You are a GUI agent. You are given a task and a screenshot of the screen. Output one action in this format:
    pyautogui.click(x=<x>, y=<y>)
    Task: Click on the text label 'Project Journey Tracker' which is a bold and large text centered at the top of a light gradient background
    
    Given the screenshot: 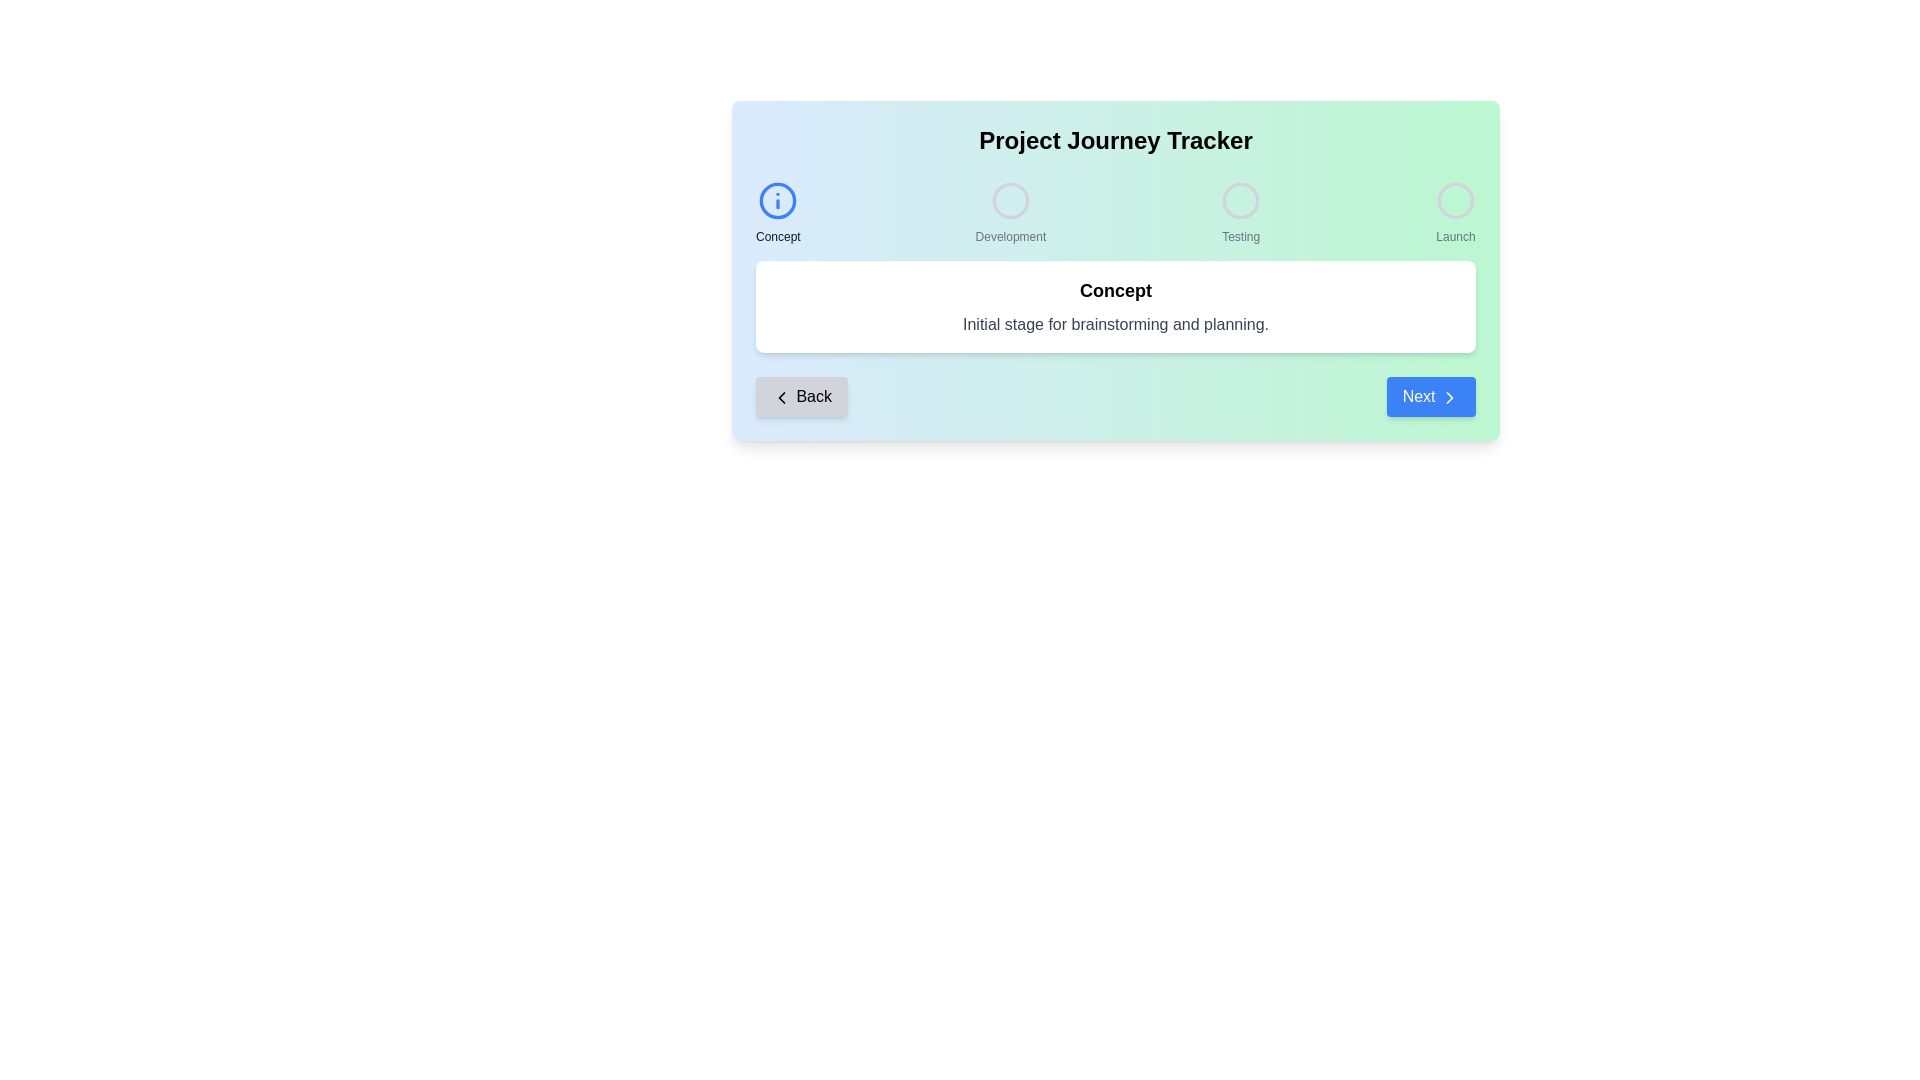 What is the action you would take?
    pyautogui.click(x=1115, y=140)
    